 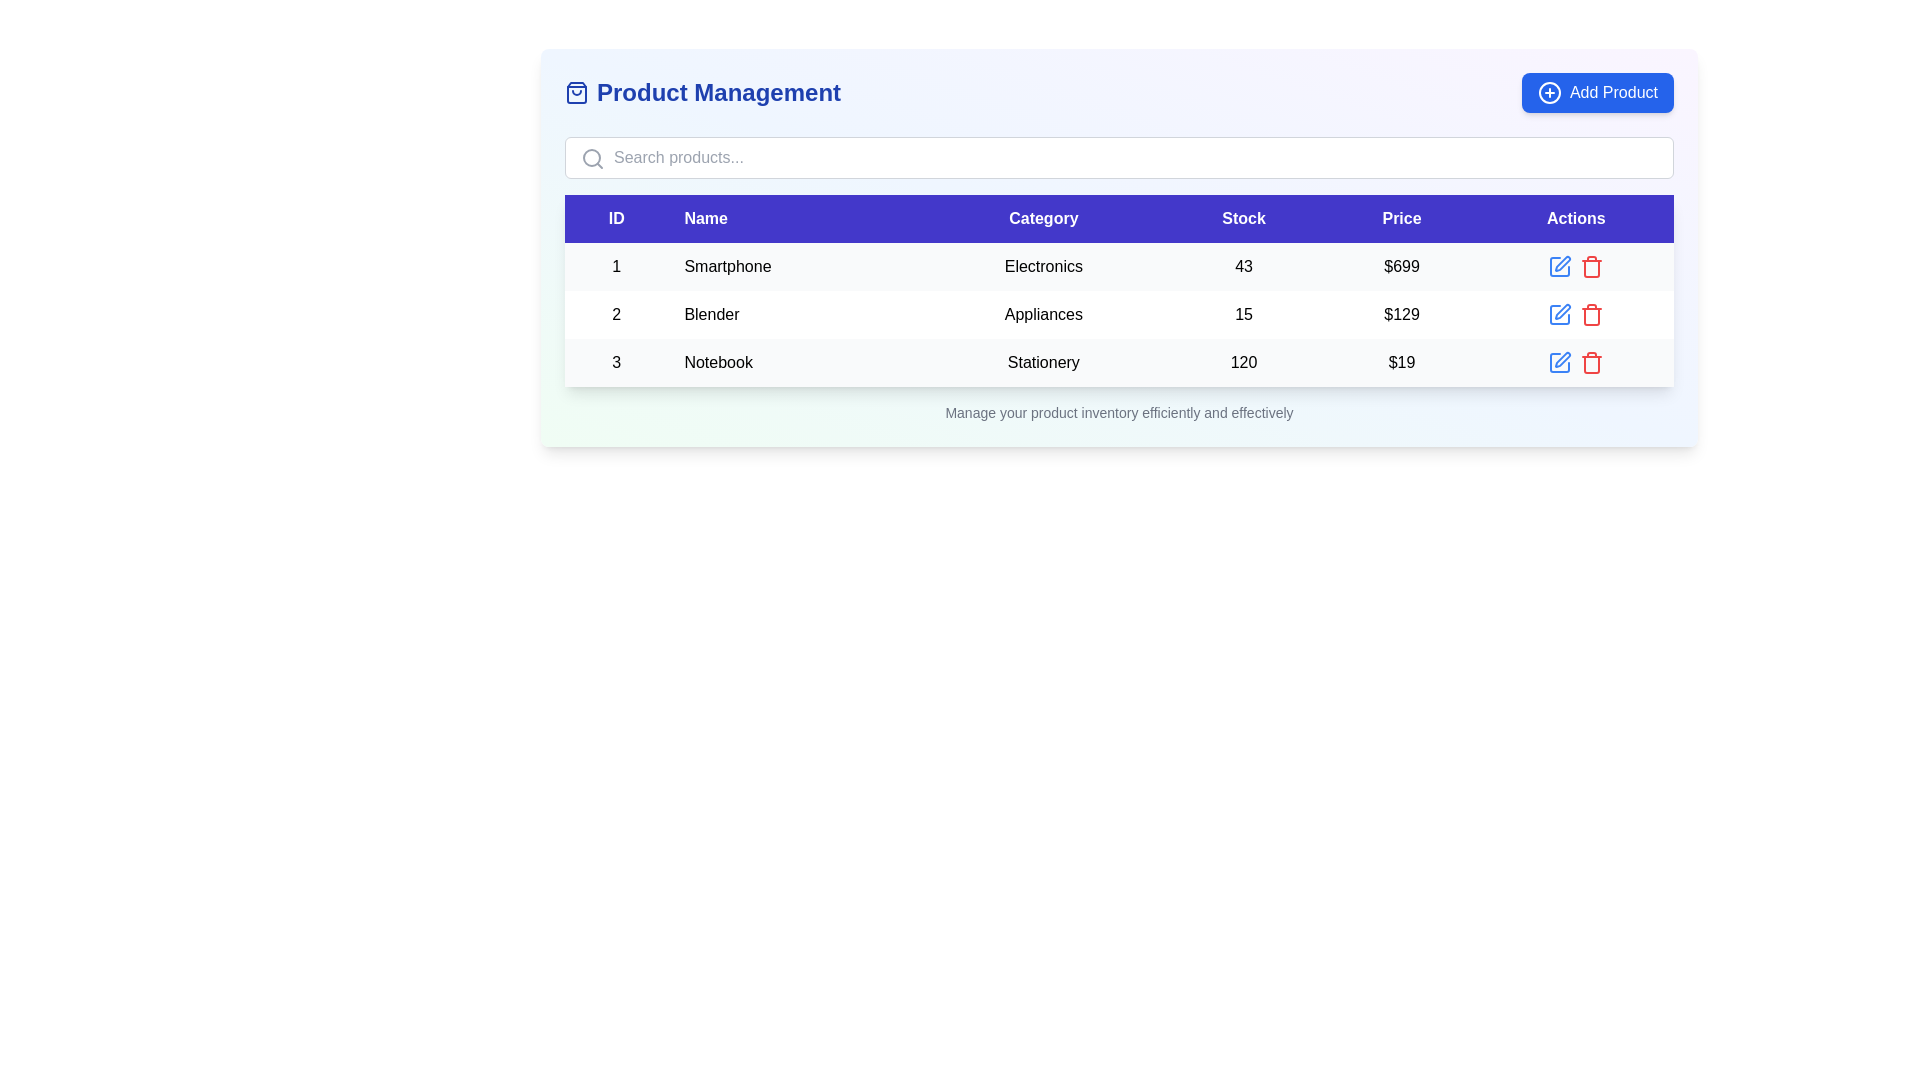 What do you see at coordinates (1042, 362) in the screenshot?
I see `the 'Category' text label for the product 'Notebook' located in the third row and third column of the table` at bounding box center [1042, 362].